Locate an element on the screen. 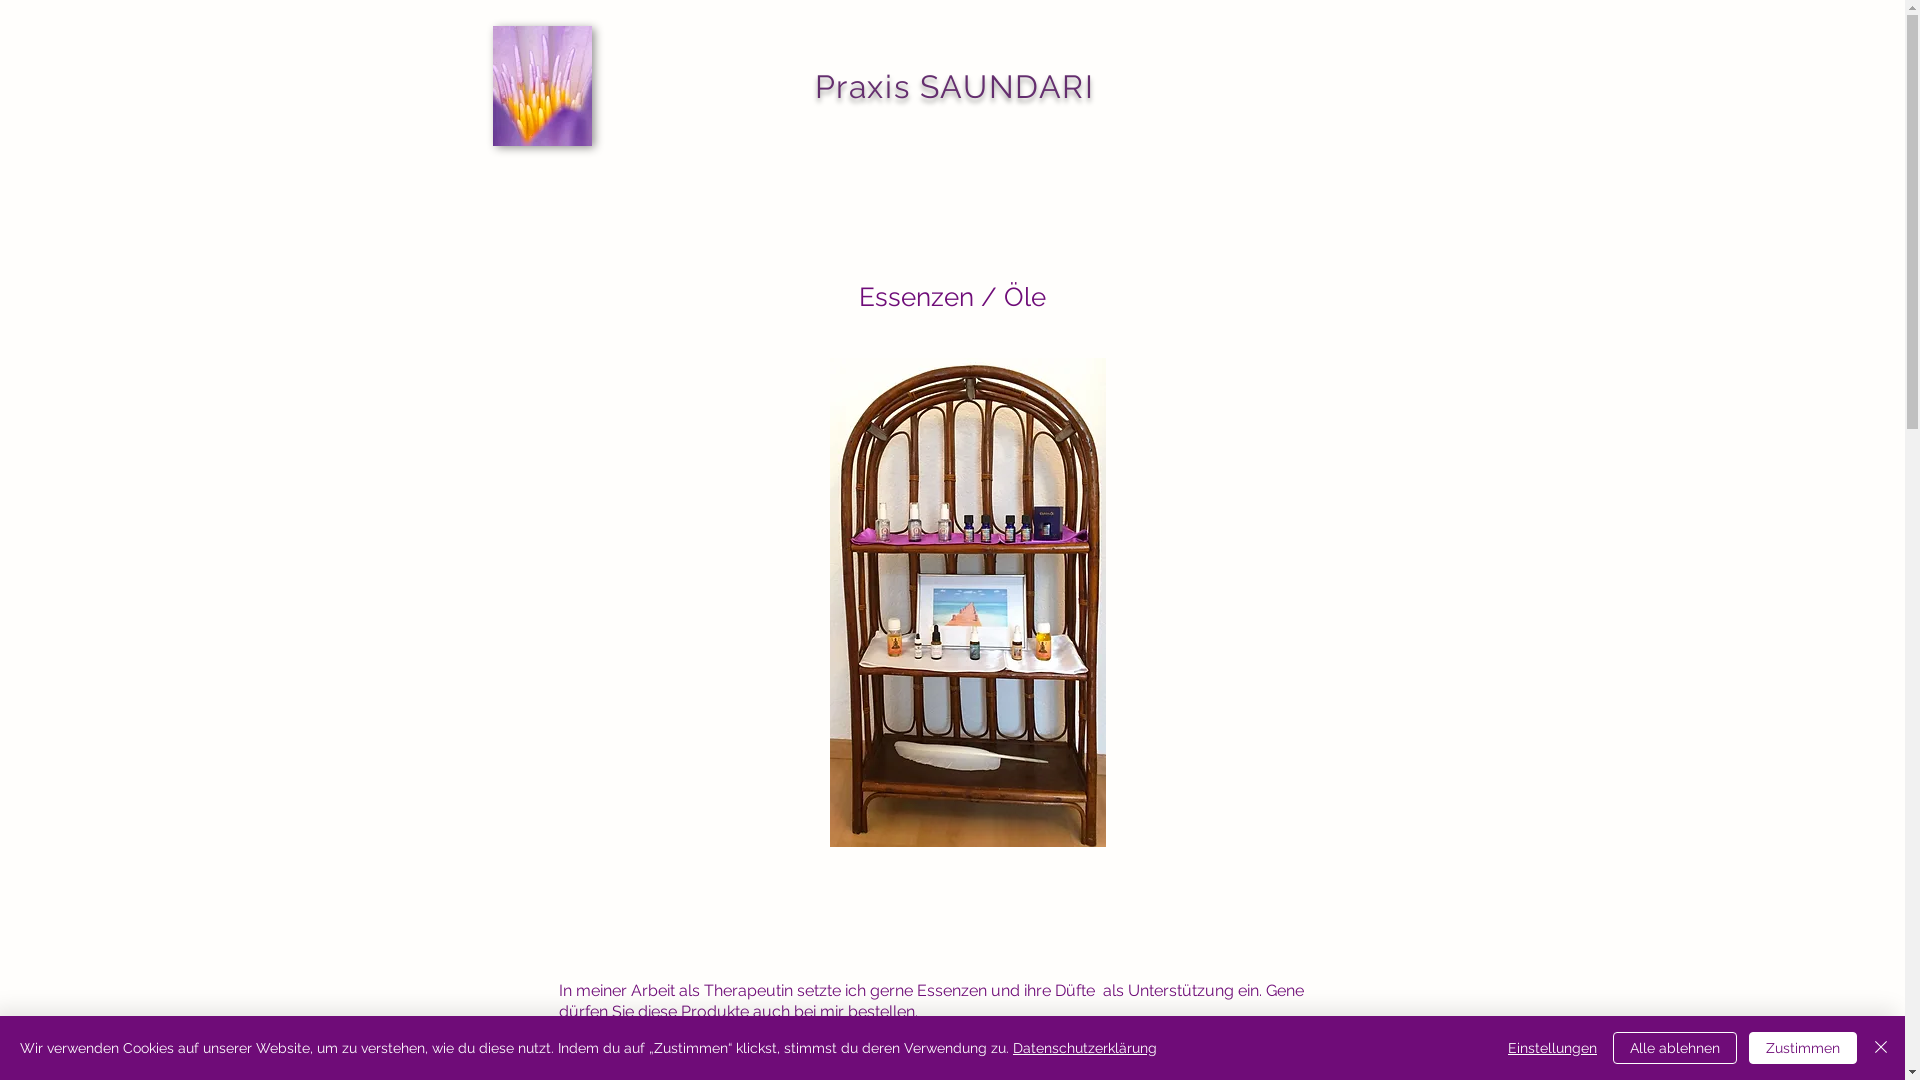 Image resolution: width=1920 pixels, height=1080 pixels. 'Alle ablehnen' is located at coordinates (1675, 1047).